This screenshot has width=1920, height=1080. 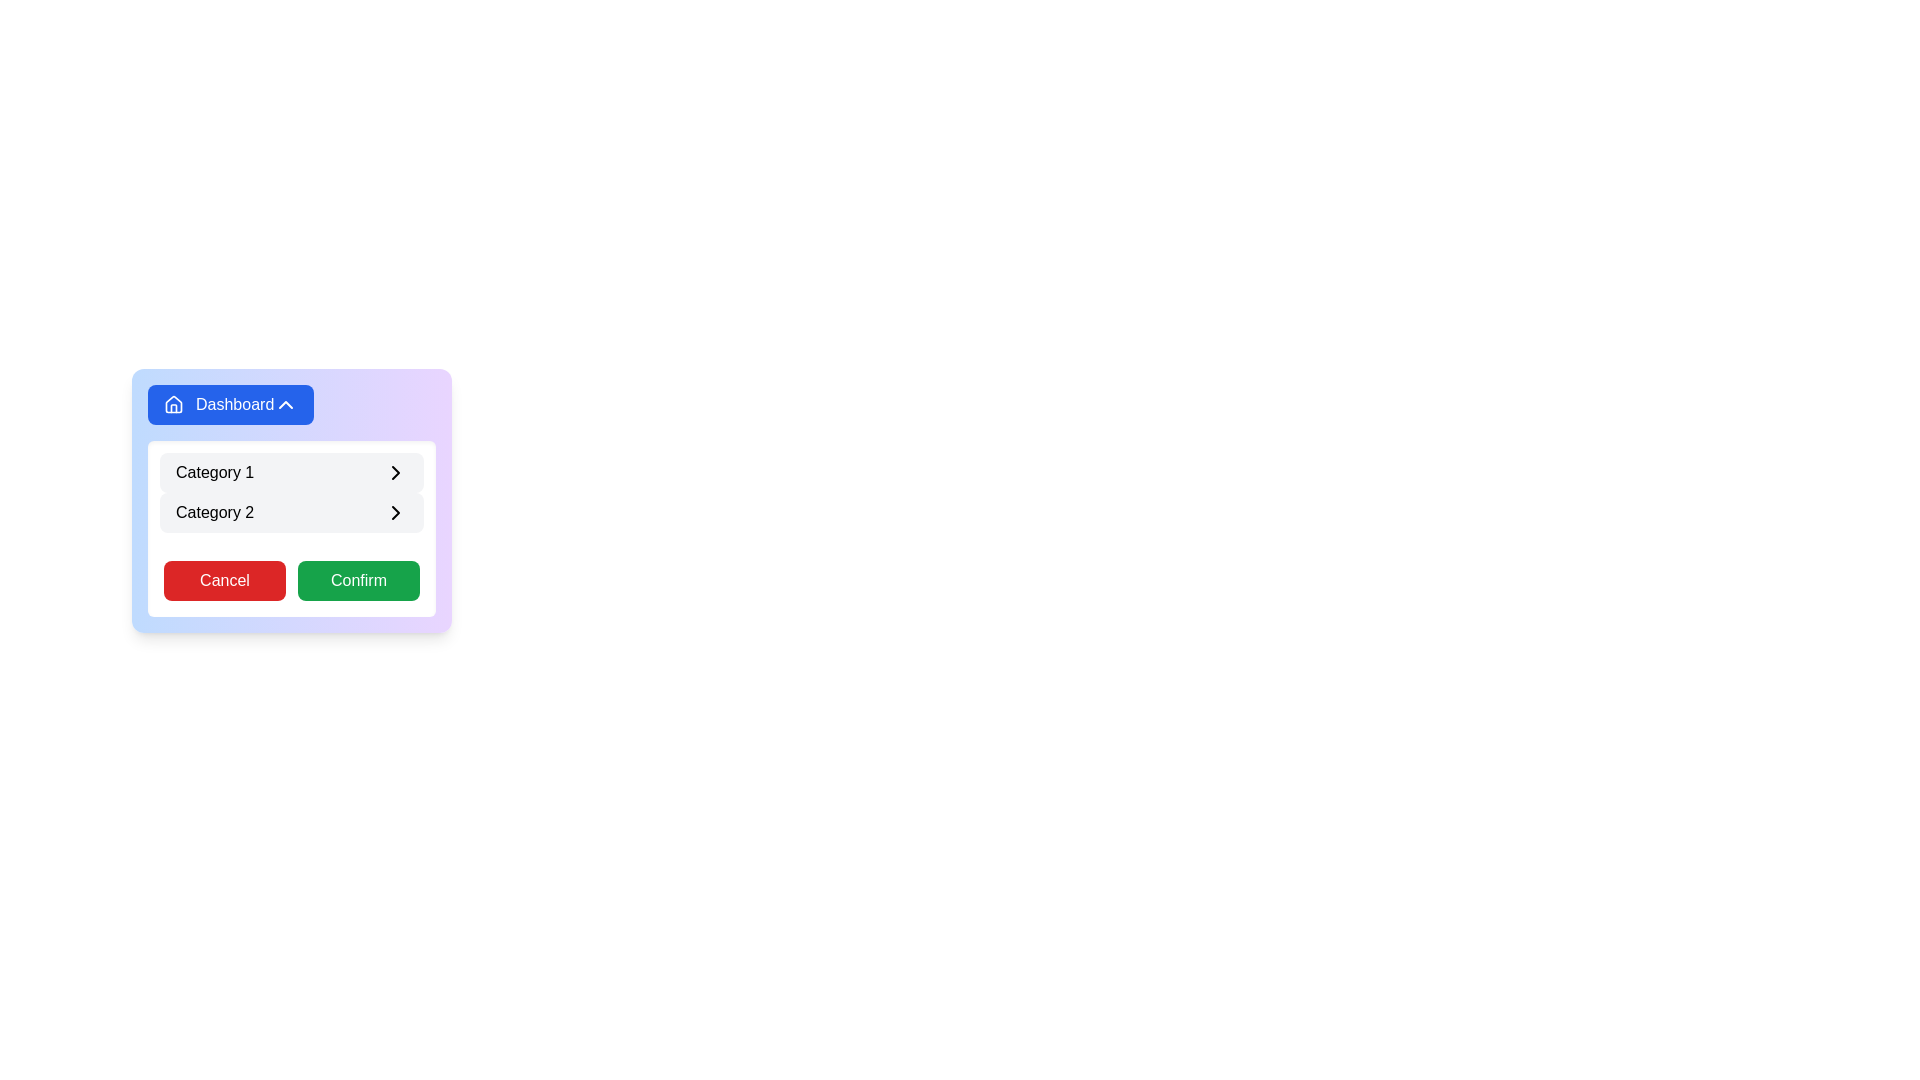 I want to click on the small, minimalist house icon with a line-drawn style and blue background, located at the top-left corner of the card containing the 'Dashboard' label, so click(x=173, y=405).